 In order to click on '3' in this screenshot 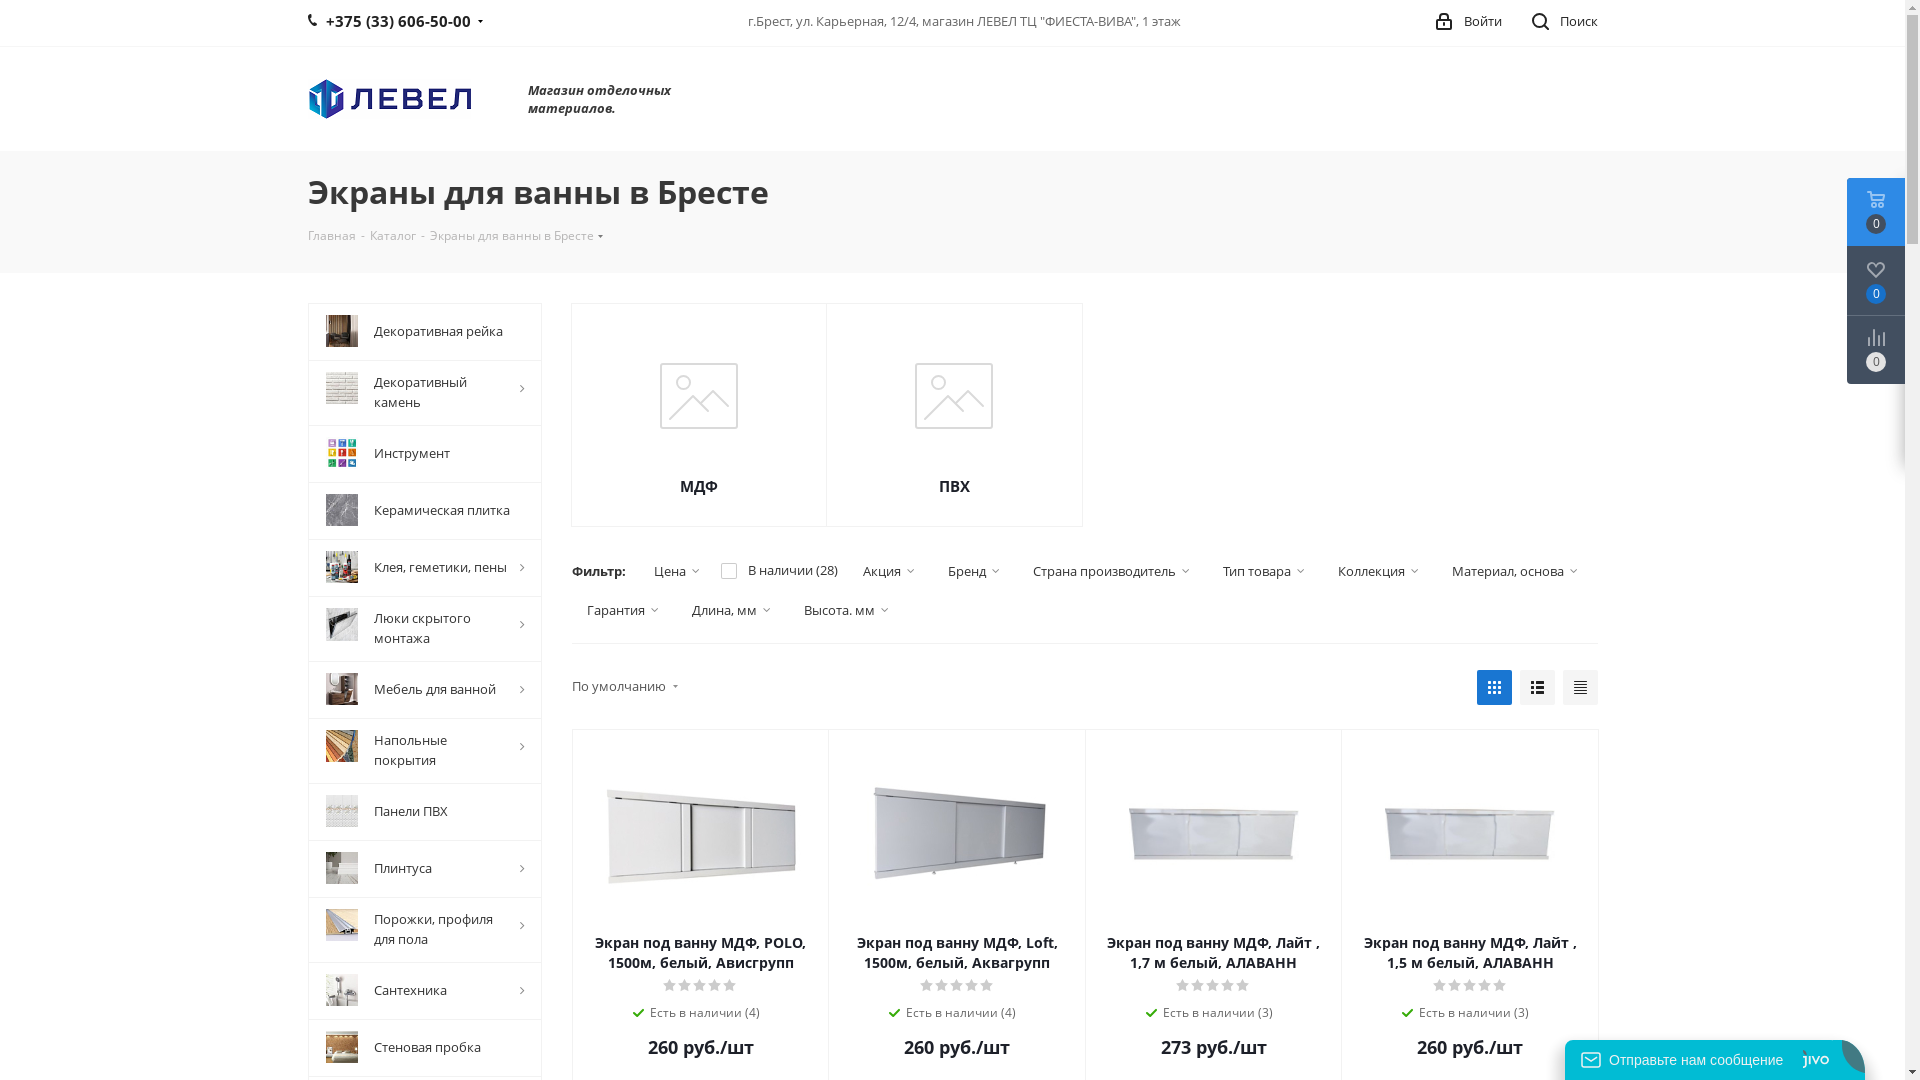, I will do `click(700, 985)`.